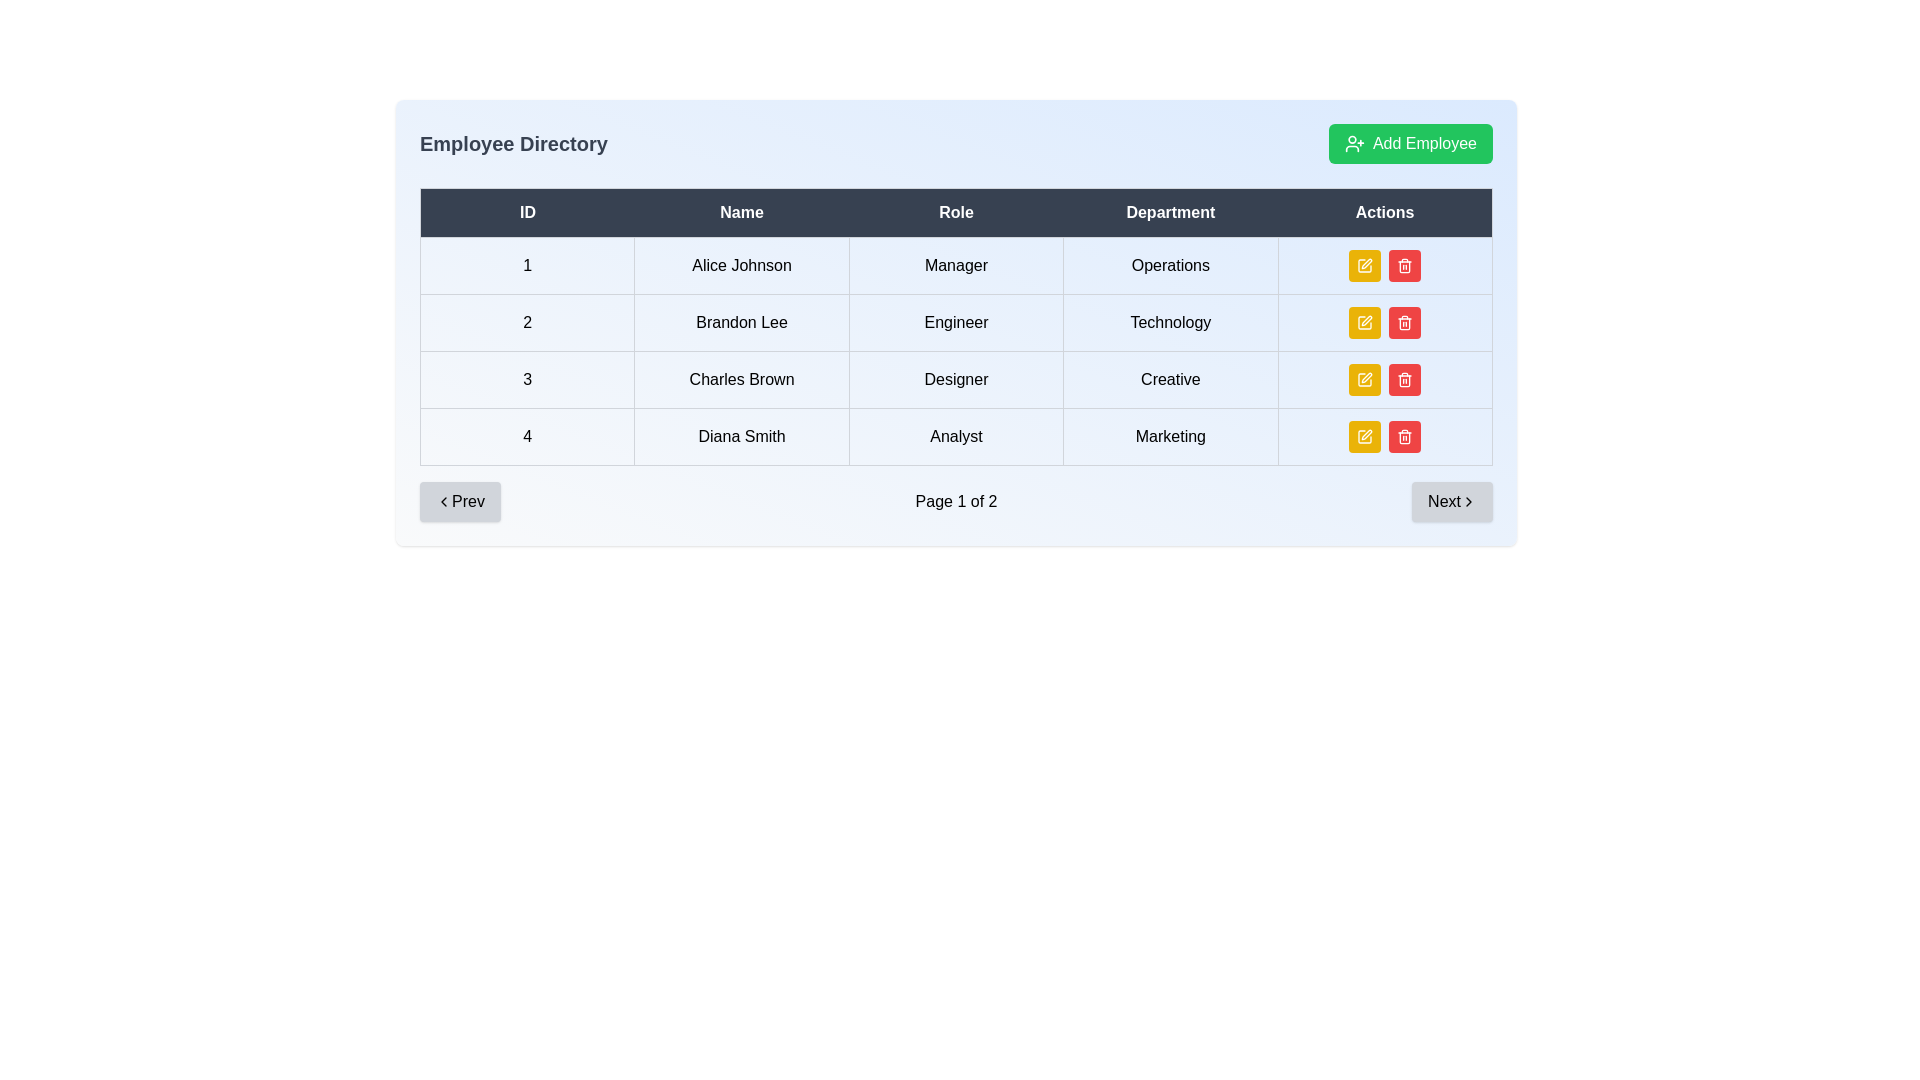  What do you see at coordinates (1364, 380) in the screenshot?
I see `the edit icon button` at bounding box center [1364, 380].